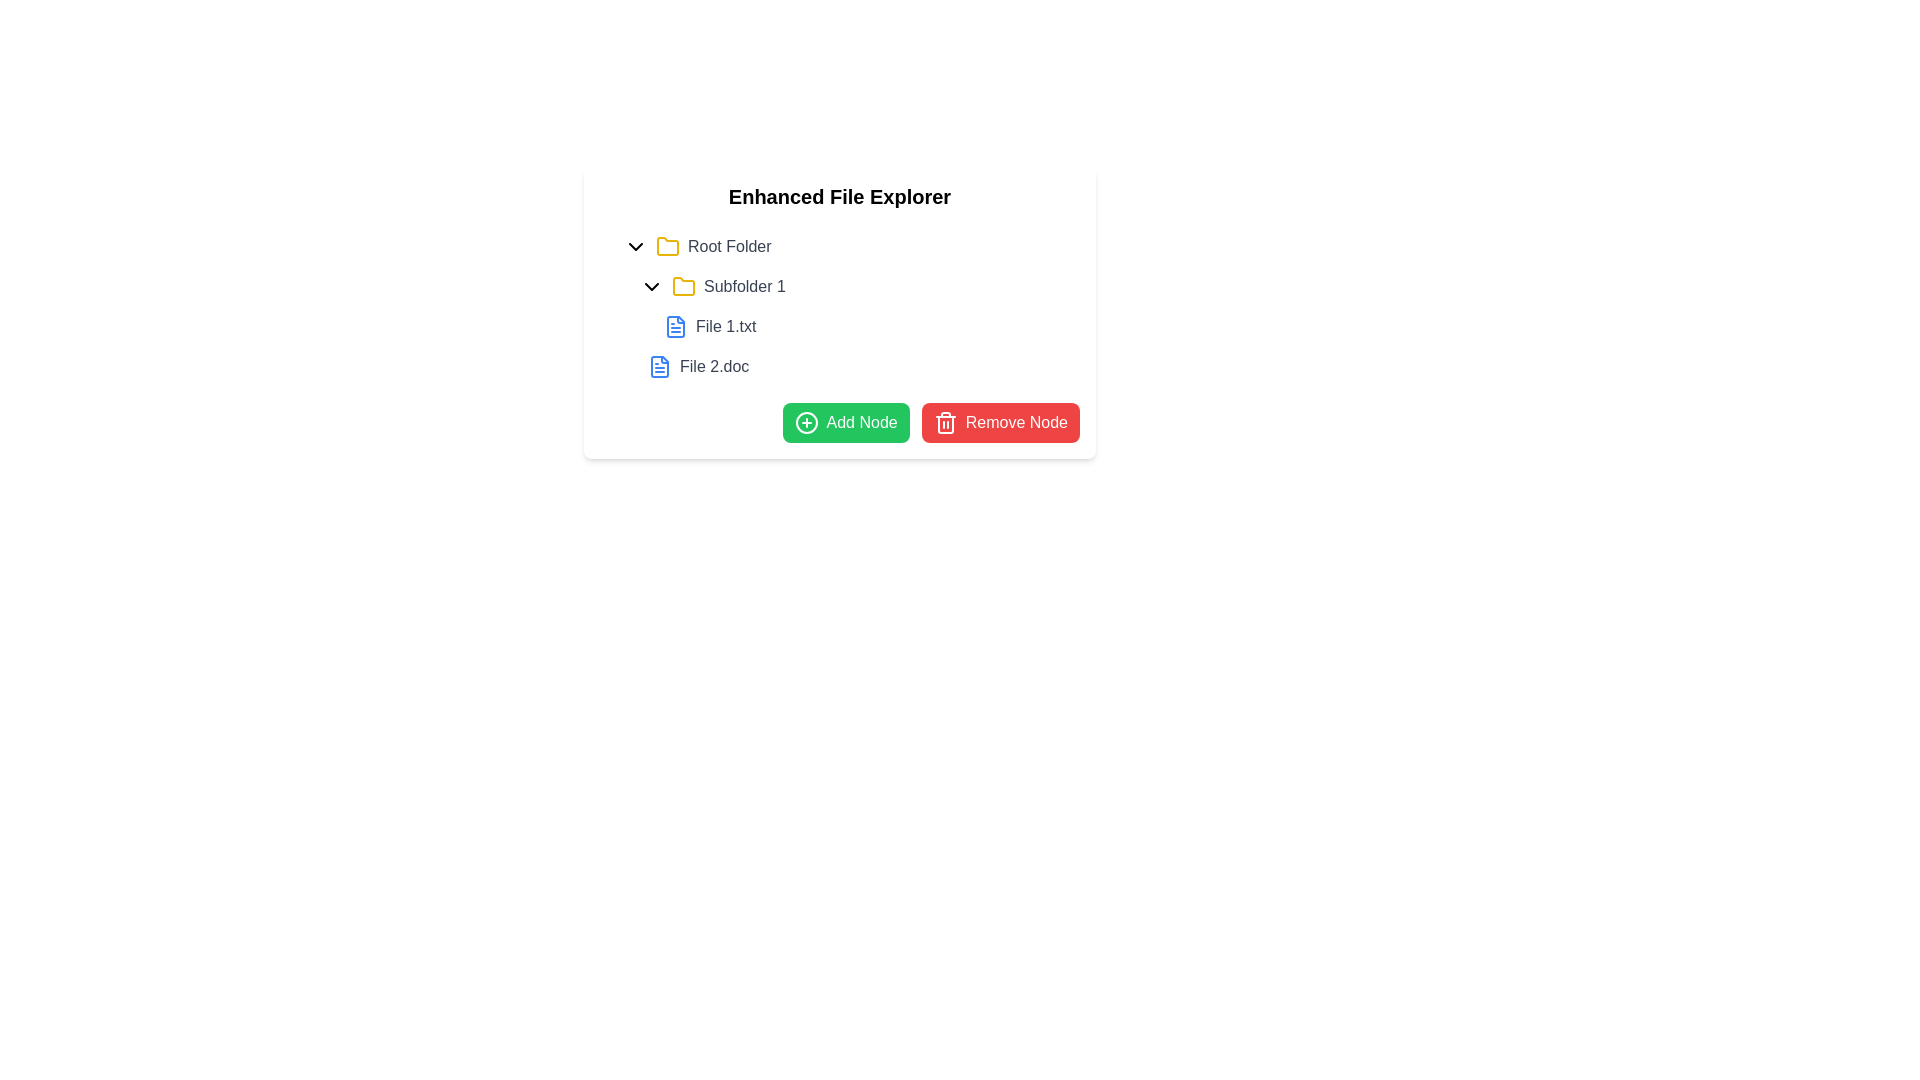 The width and height of the screenshot is (1920, 1080). What do you see at coordinates (840, 196) in the screenshot?
I see `the header text displaying 'Enhanced File Explorer', which is styled as the title for the application, located at the top of the file explorer interface` at bounding box center [840, 196].